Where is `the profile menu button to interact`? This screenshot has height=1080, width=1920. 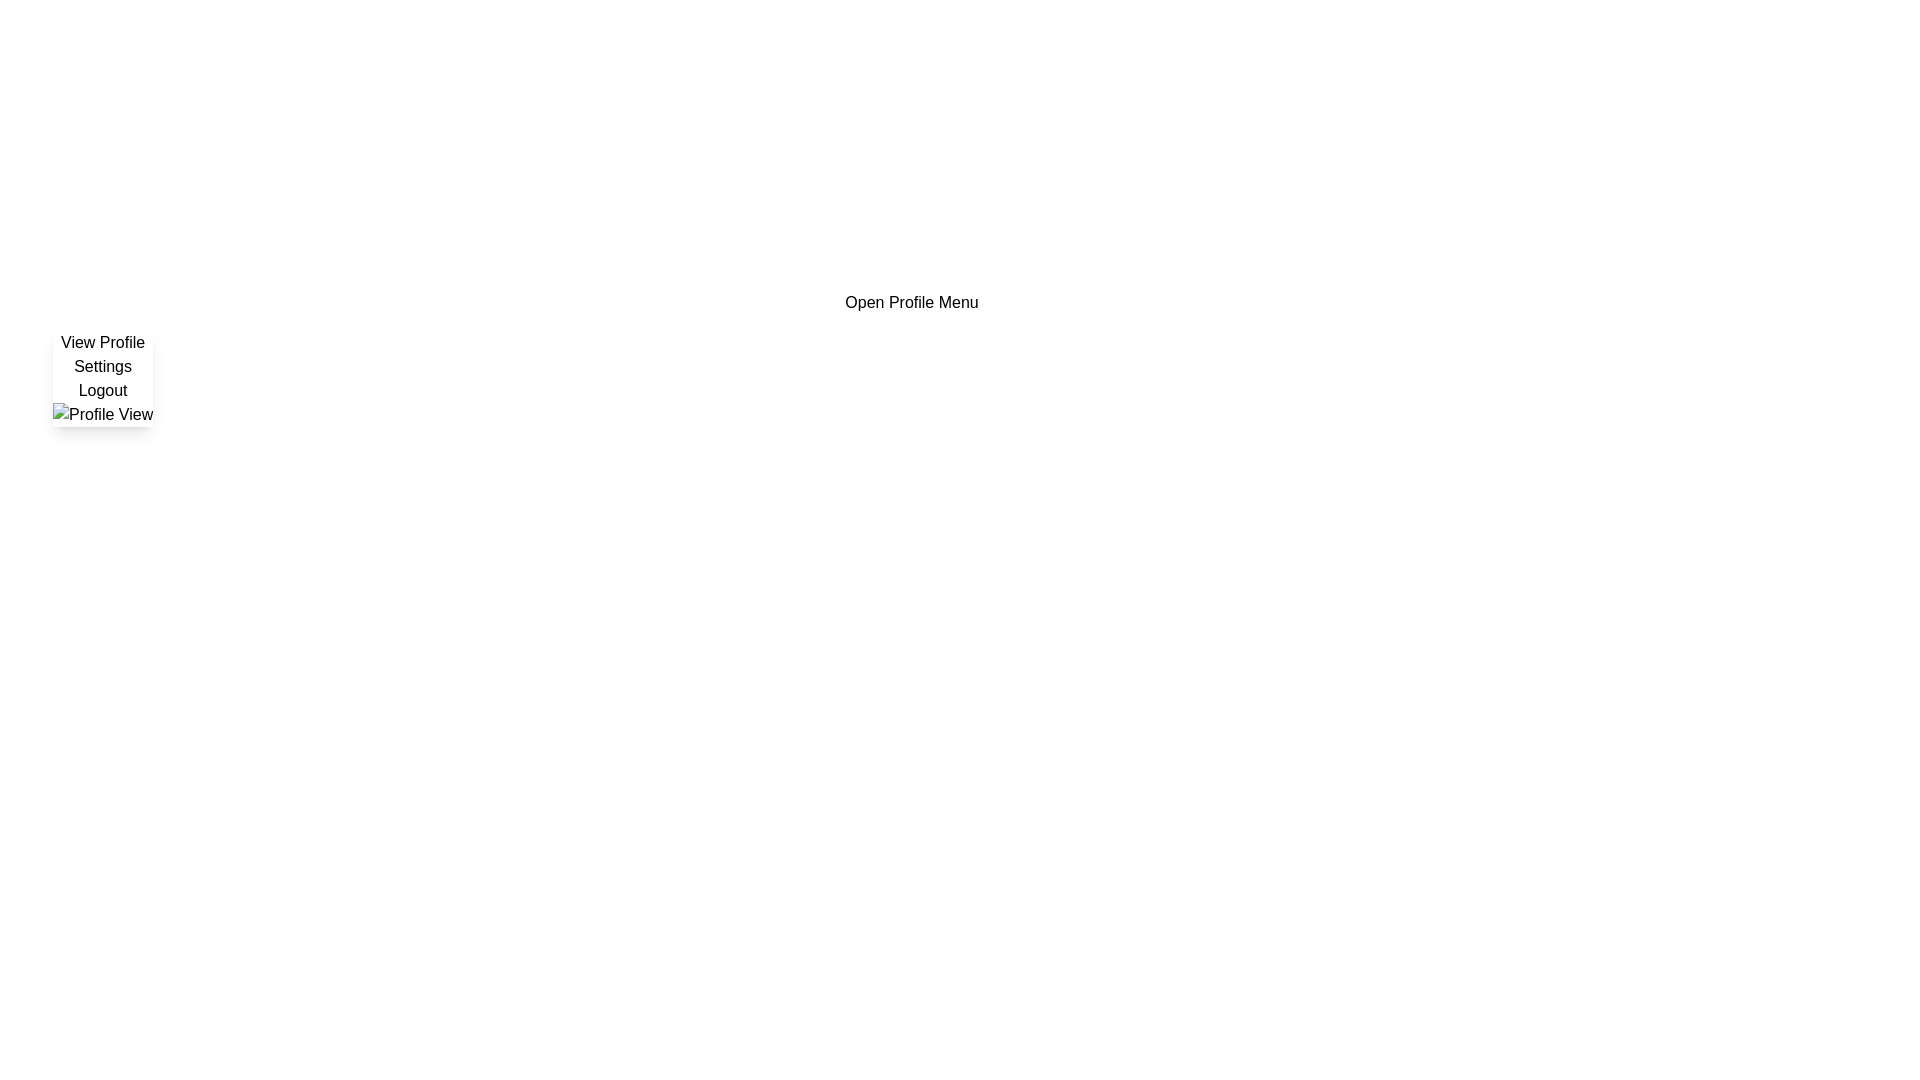 the profile menu button to interact is located at coordinates (911, 303).